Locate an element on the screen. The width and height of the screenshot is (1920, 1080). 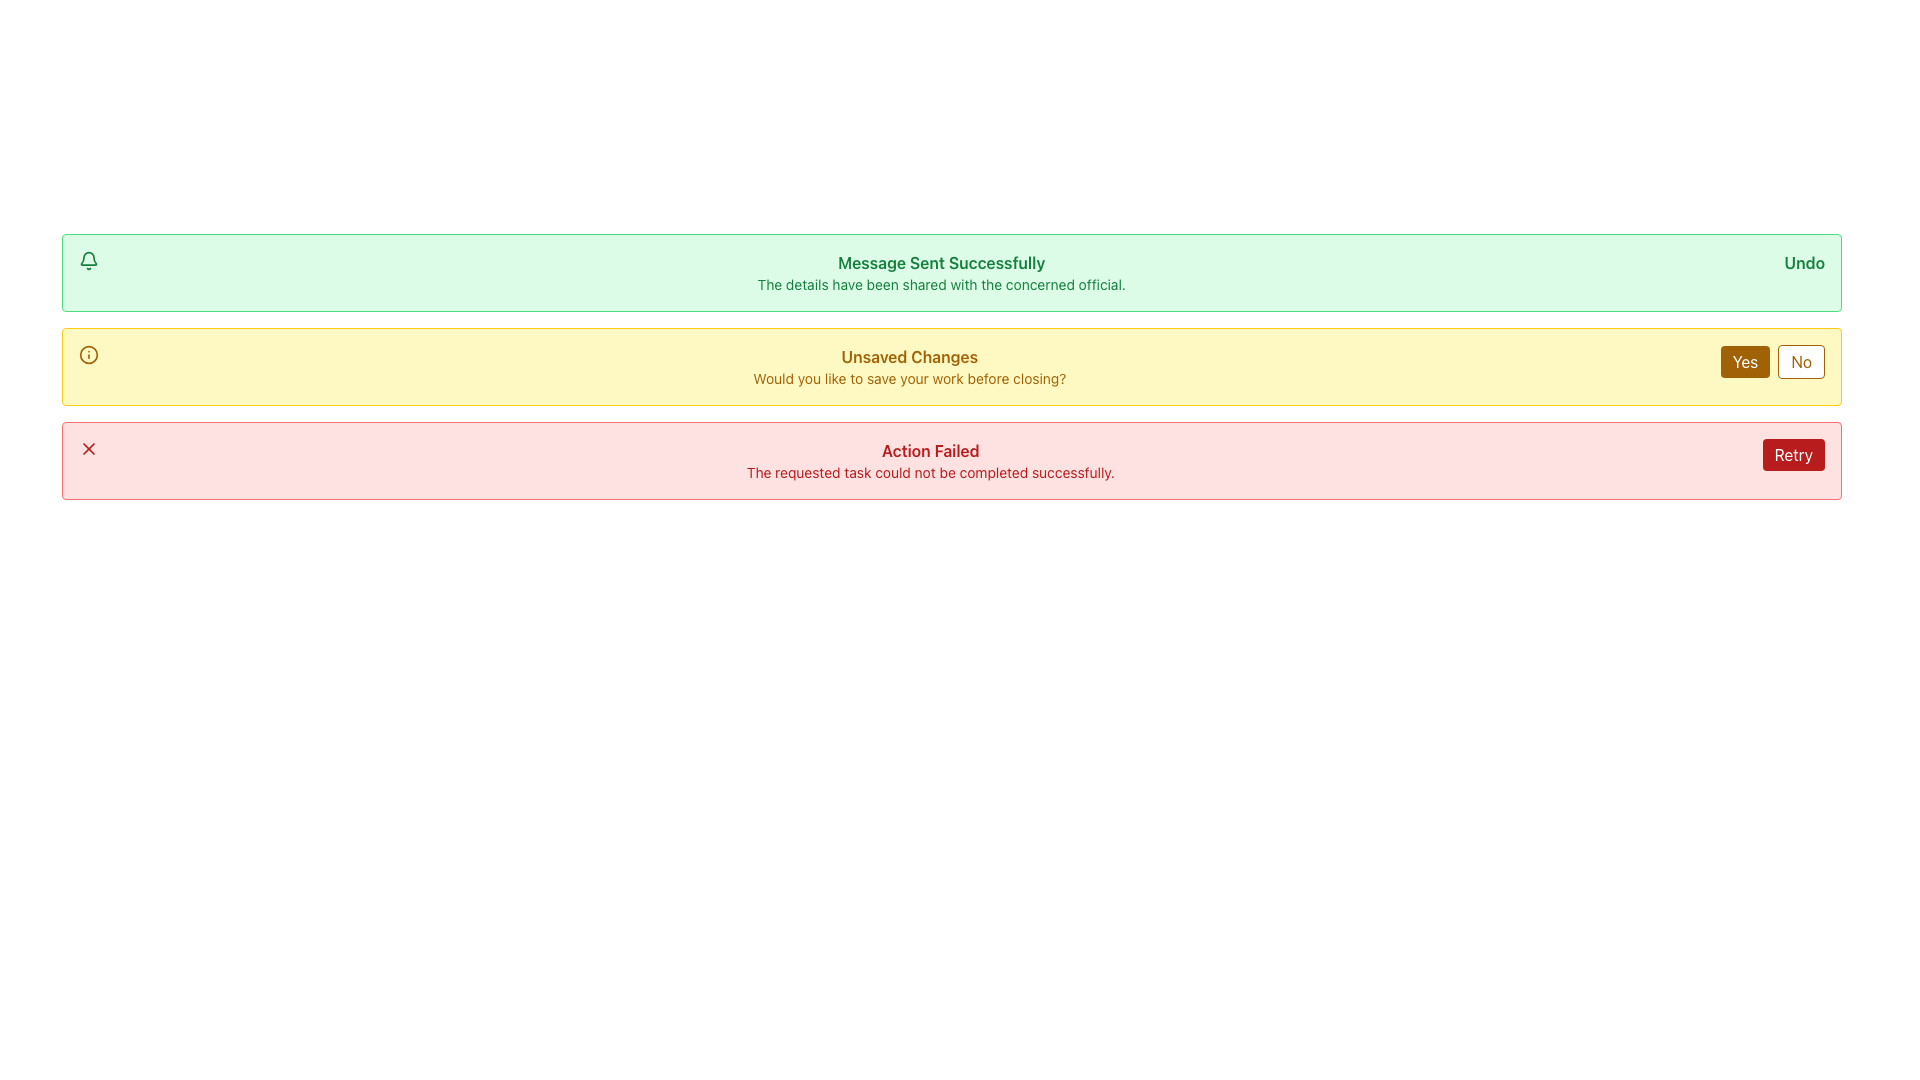
message from the text block displaying 'Message Sent Successfully' and the details that follow is located at coordinates (940, 273).